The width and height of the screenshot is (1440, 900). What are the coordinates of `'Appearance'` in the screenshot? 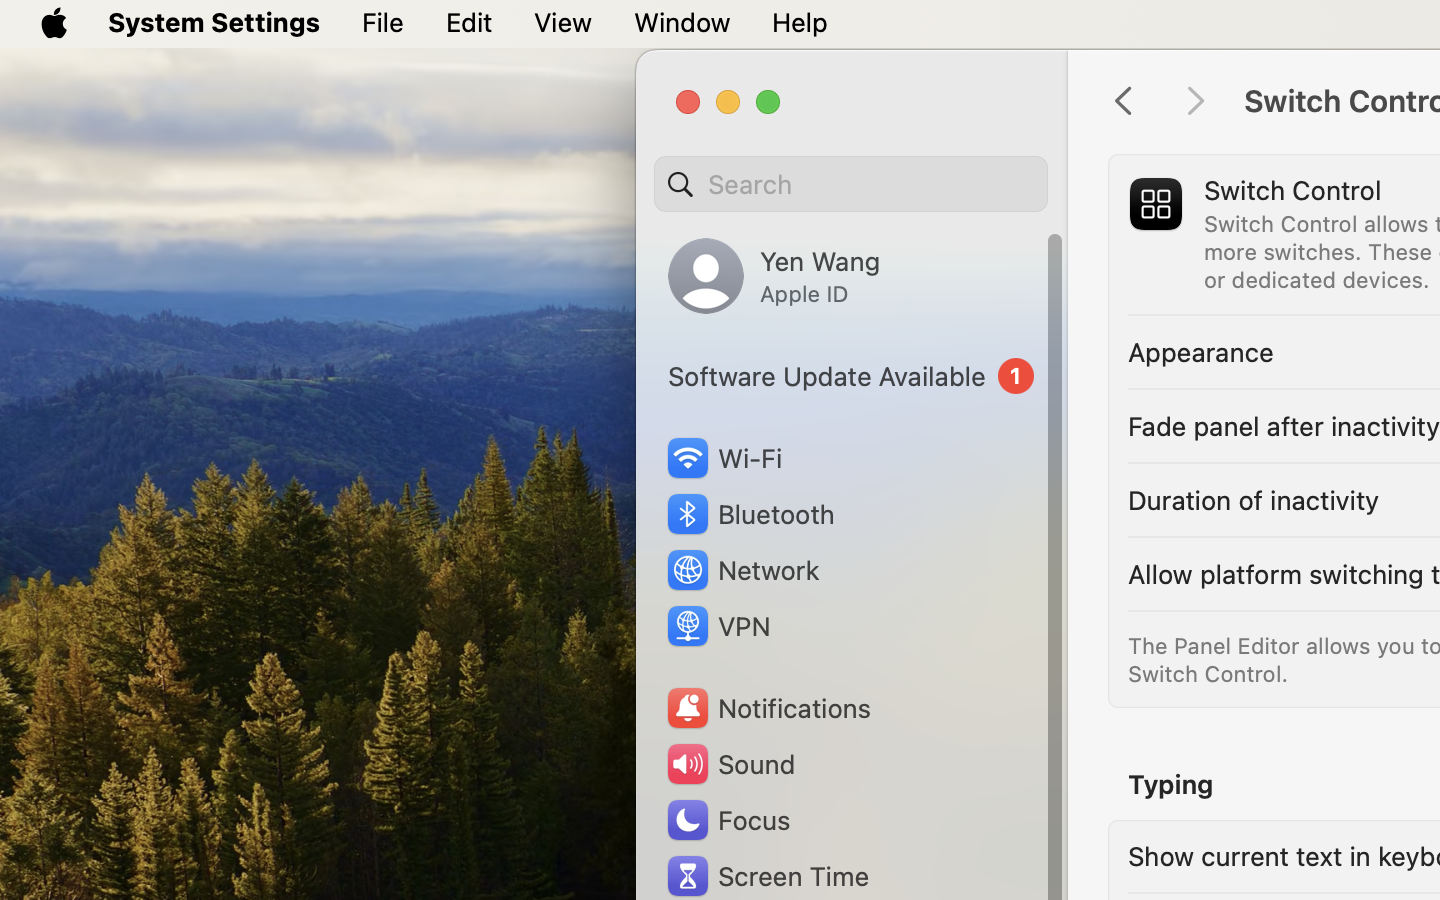 It's located at (1200, 351).